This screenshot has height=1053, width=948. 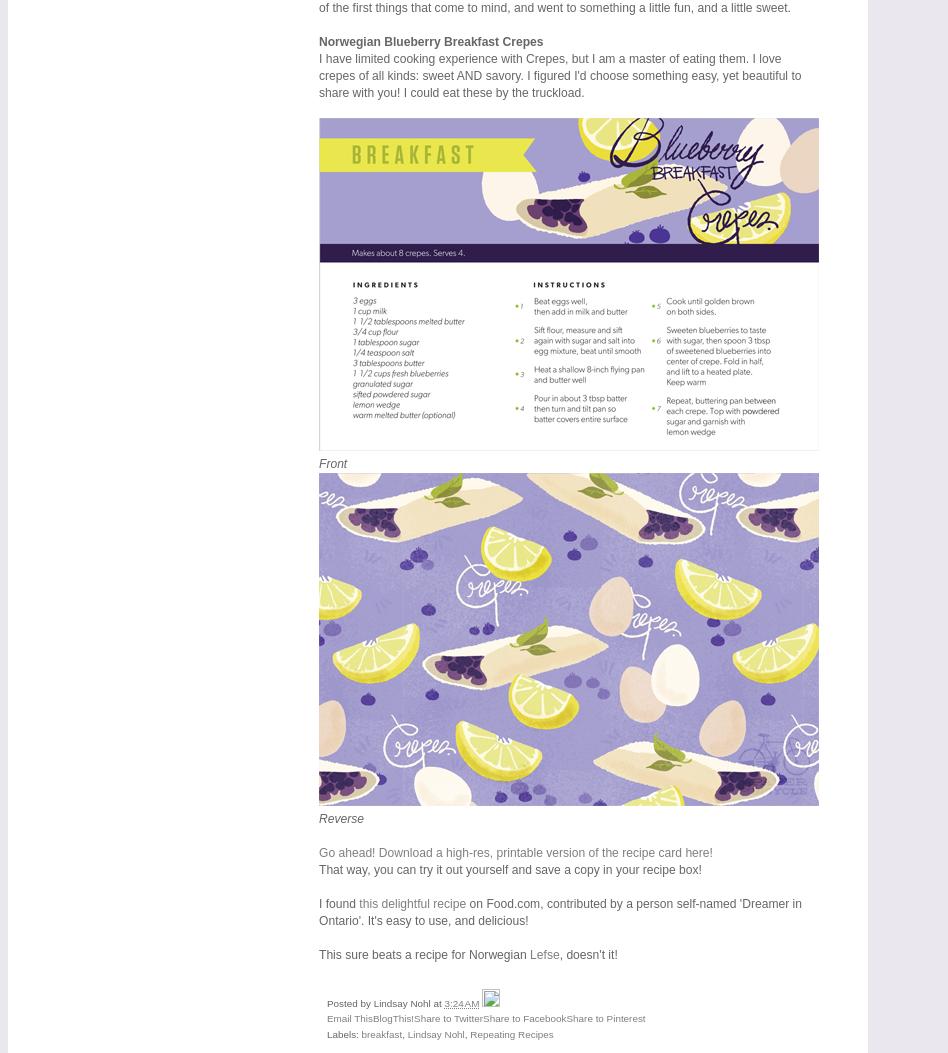 I want to click on 'Labels:', so click(x=344, y=1033).